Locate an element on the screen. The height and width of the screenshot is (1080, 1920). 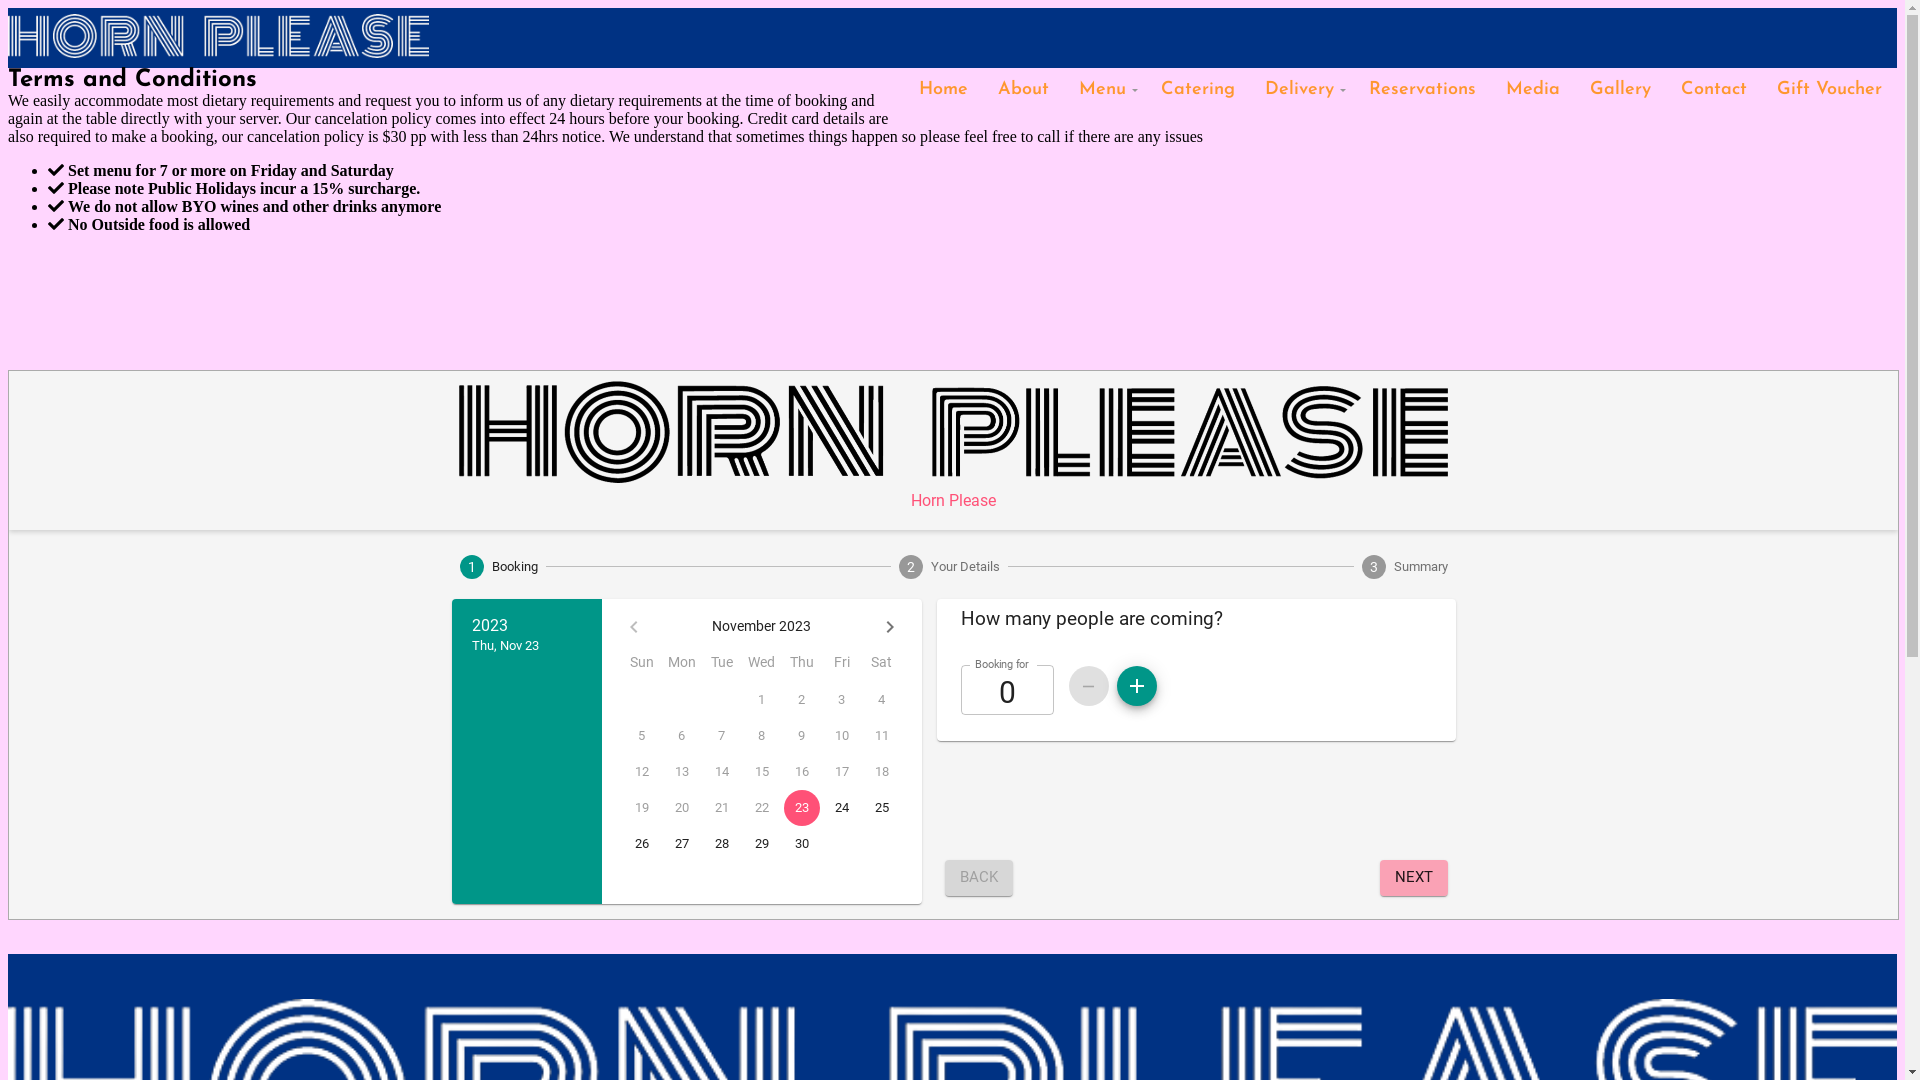
'Gallery' is located at coordinates (1573, 88).